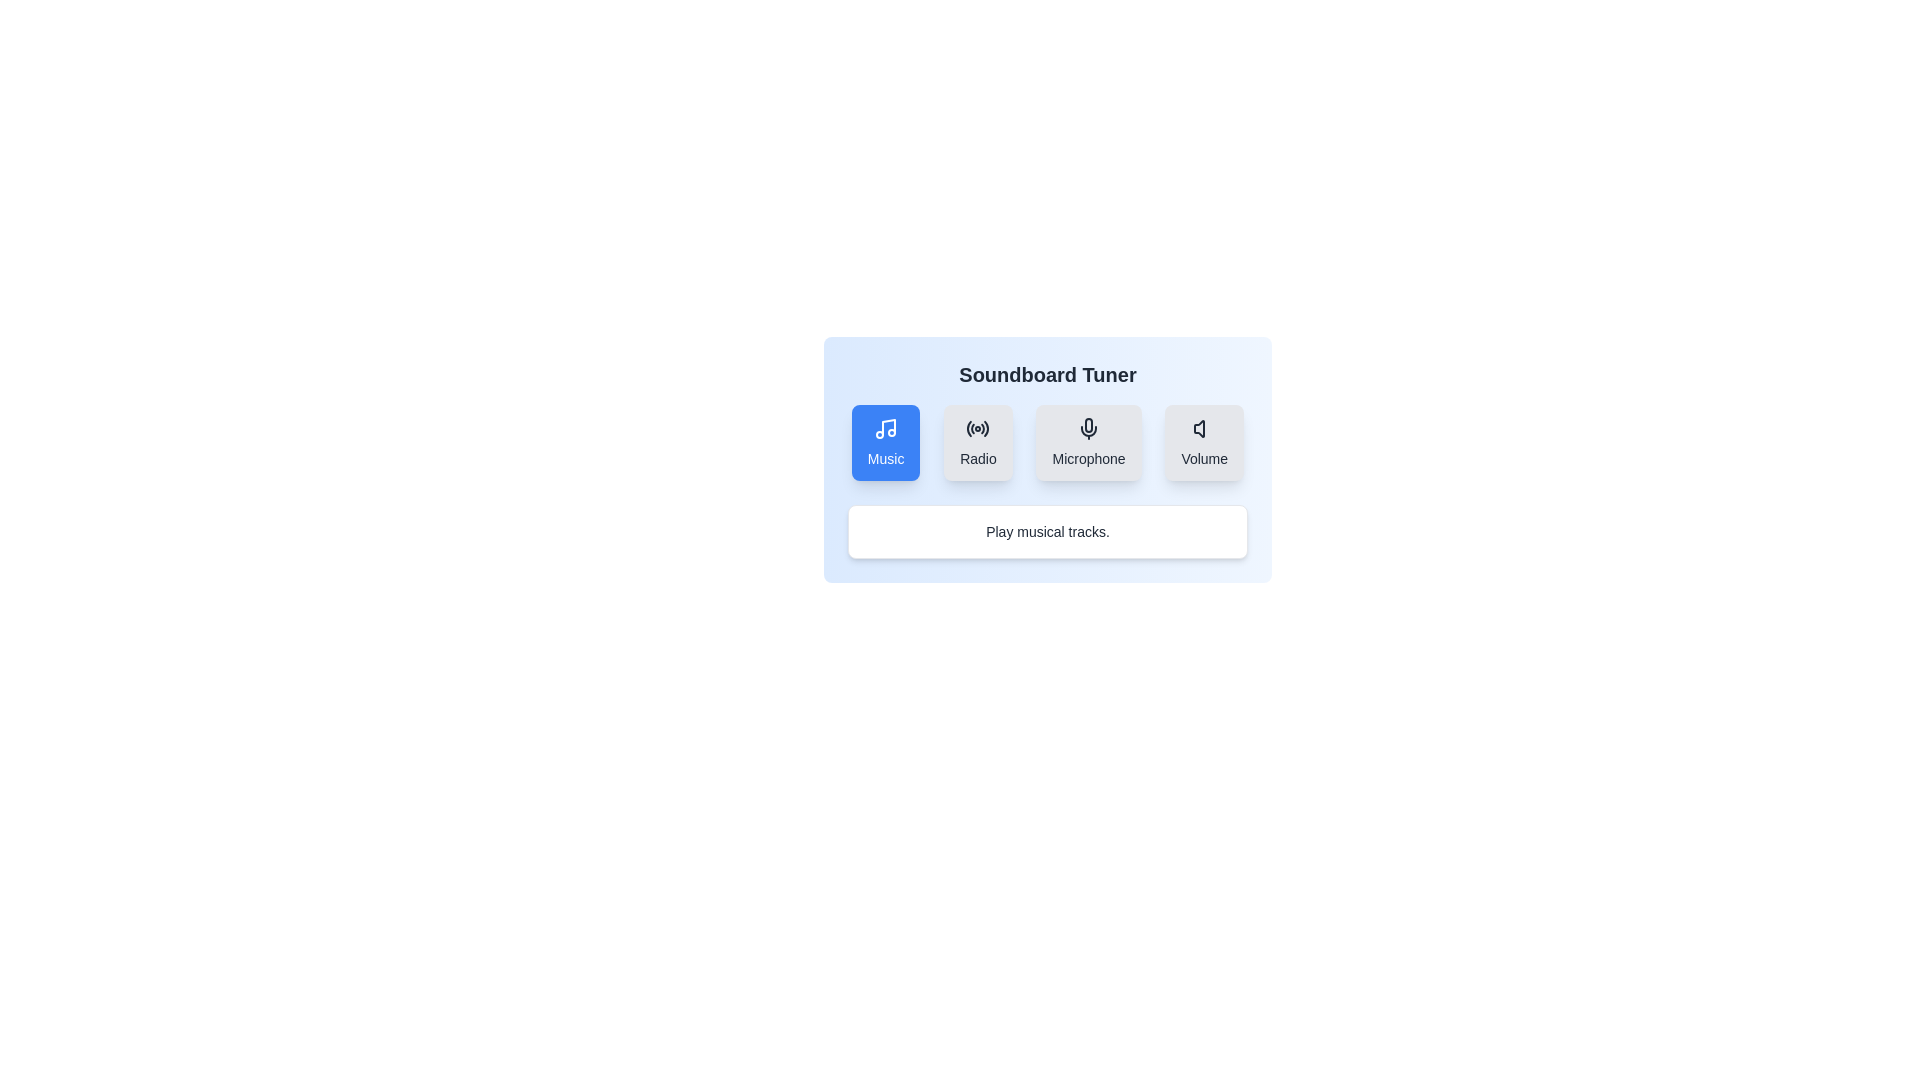 This screenshot has height=1080, width=1920. Describe the element at coordinates (1203, 442) in the screenshot. I see `the Volume option in the Soundboard Tuner menu` at that location.